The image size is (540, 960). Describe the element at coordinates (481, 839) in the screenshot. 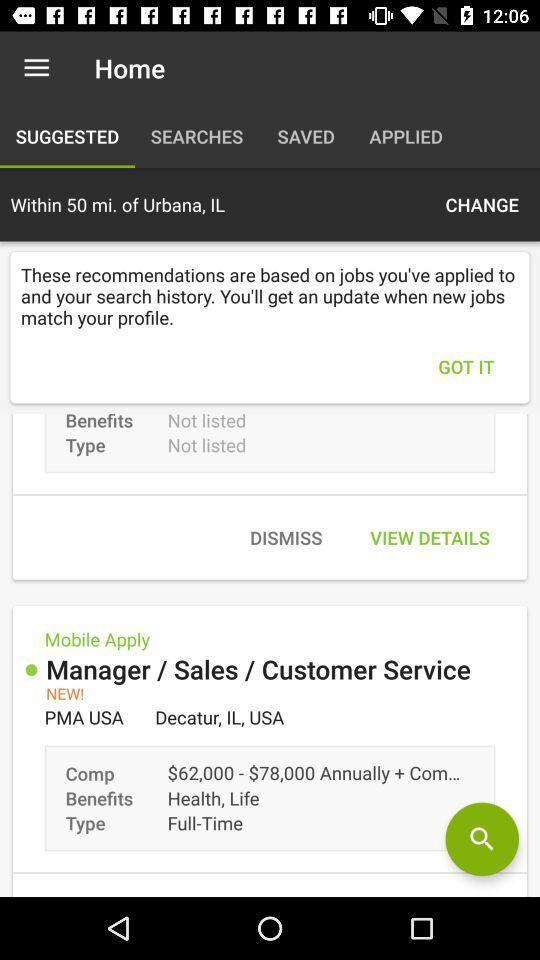

I see `search` at that location.